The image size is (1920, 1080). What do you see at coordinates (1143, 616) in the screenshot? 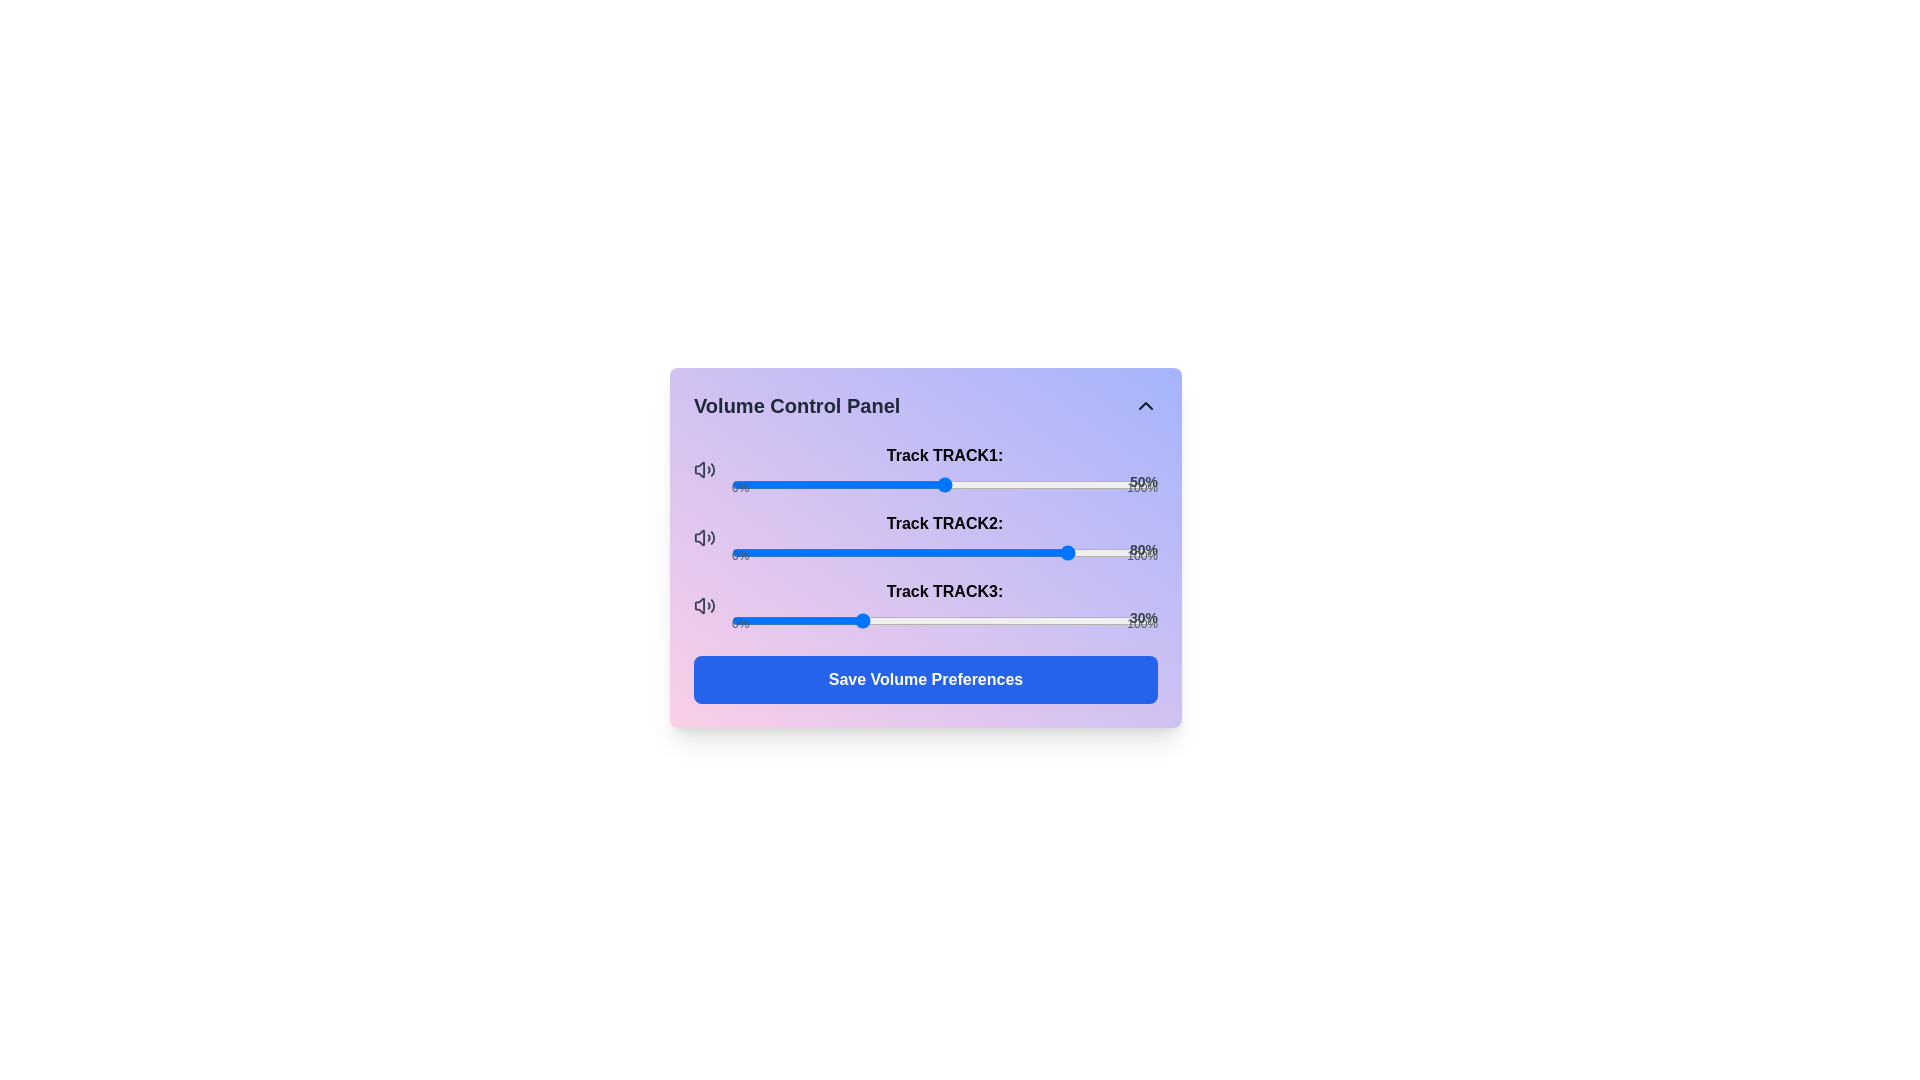
I see `the Text Label displaying '30%' which is styled in bold small font and colored gray, located at the far right end of the slider for 'Track TRACK3:'` at bounding box center [1143, 616].